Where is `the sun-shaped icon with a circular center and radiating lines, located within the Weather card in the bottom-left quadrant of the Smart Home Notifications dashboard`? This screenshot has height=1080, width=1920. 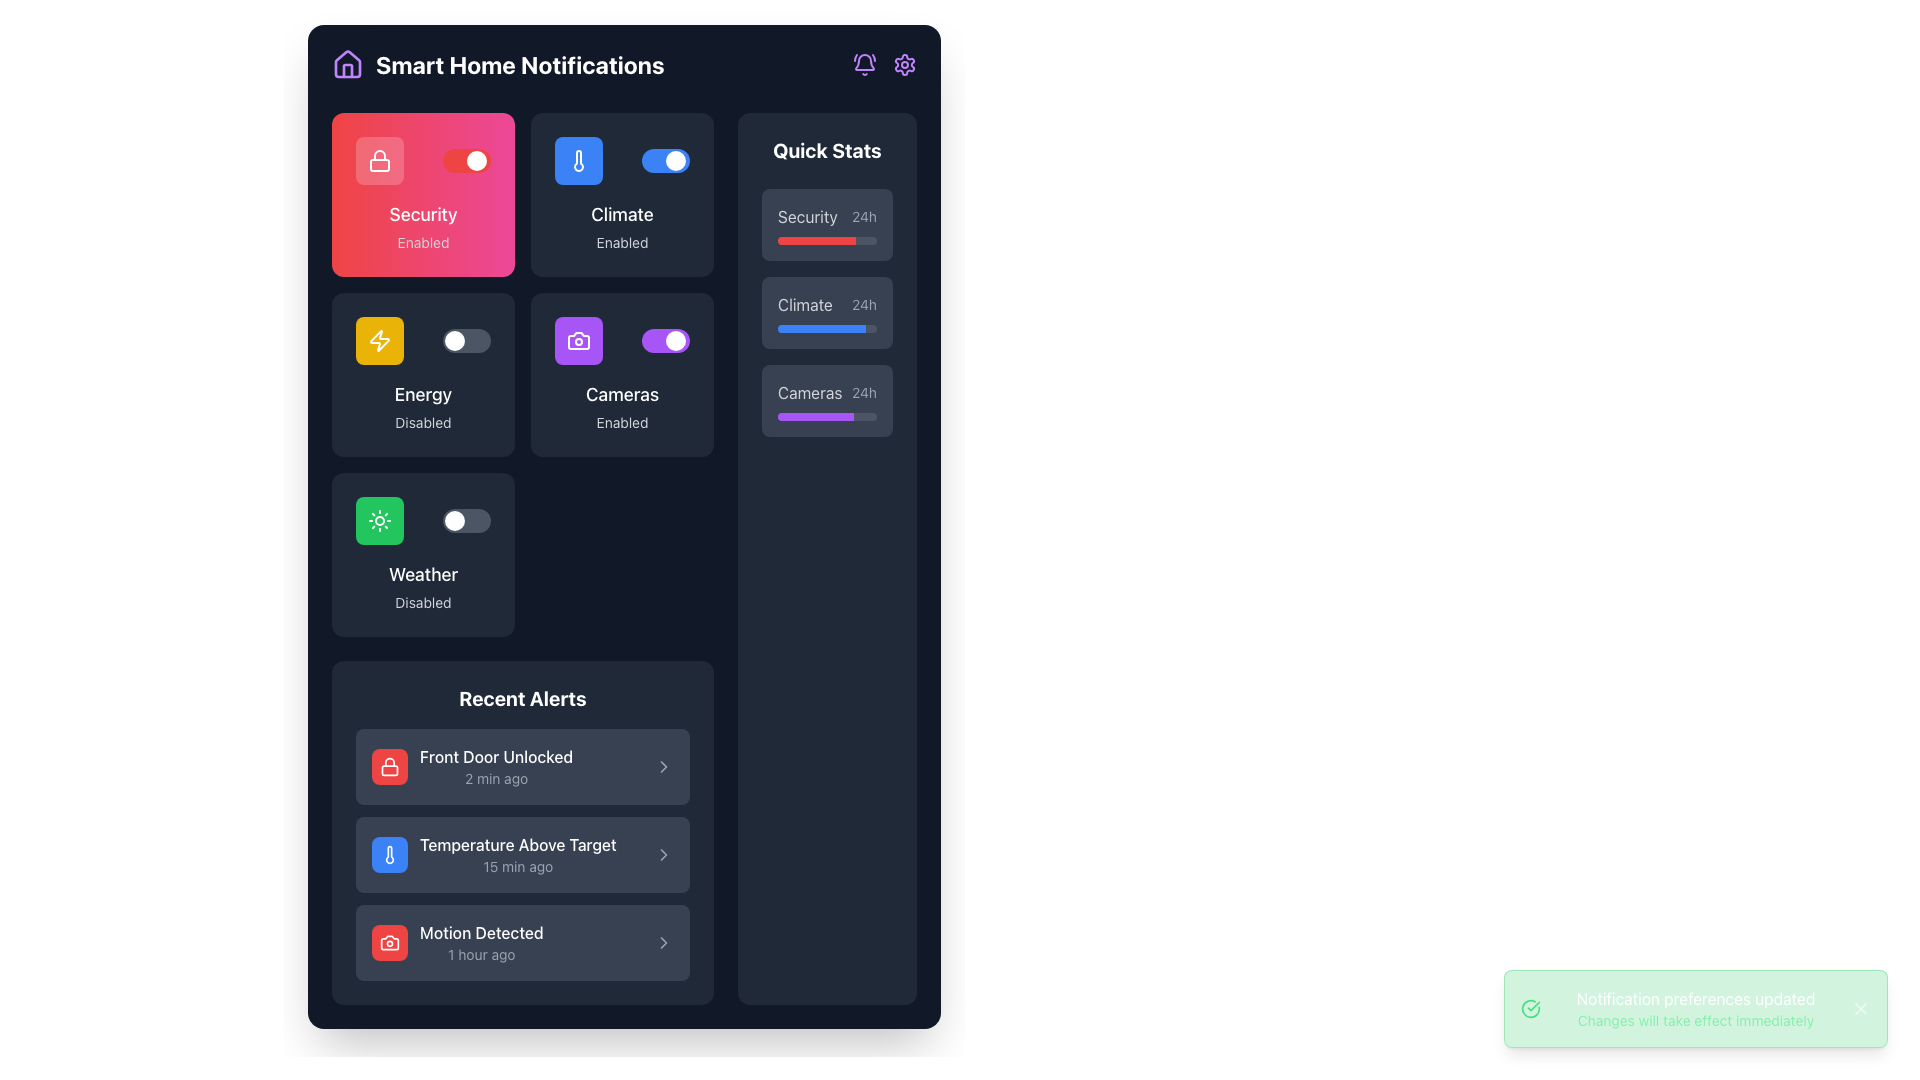
the sun-shaped icon with a circular center and radiating lines, located within the Weather card in the bottom-left quadrant of the Smart Home Notifications dashboard is located at coordinates (379, 519).